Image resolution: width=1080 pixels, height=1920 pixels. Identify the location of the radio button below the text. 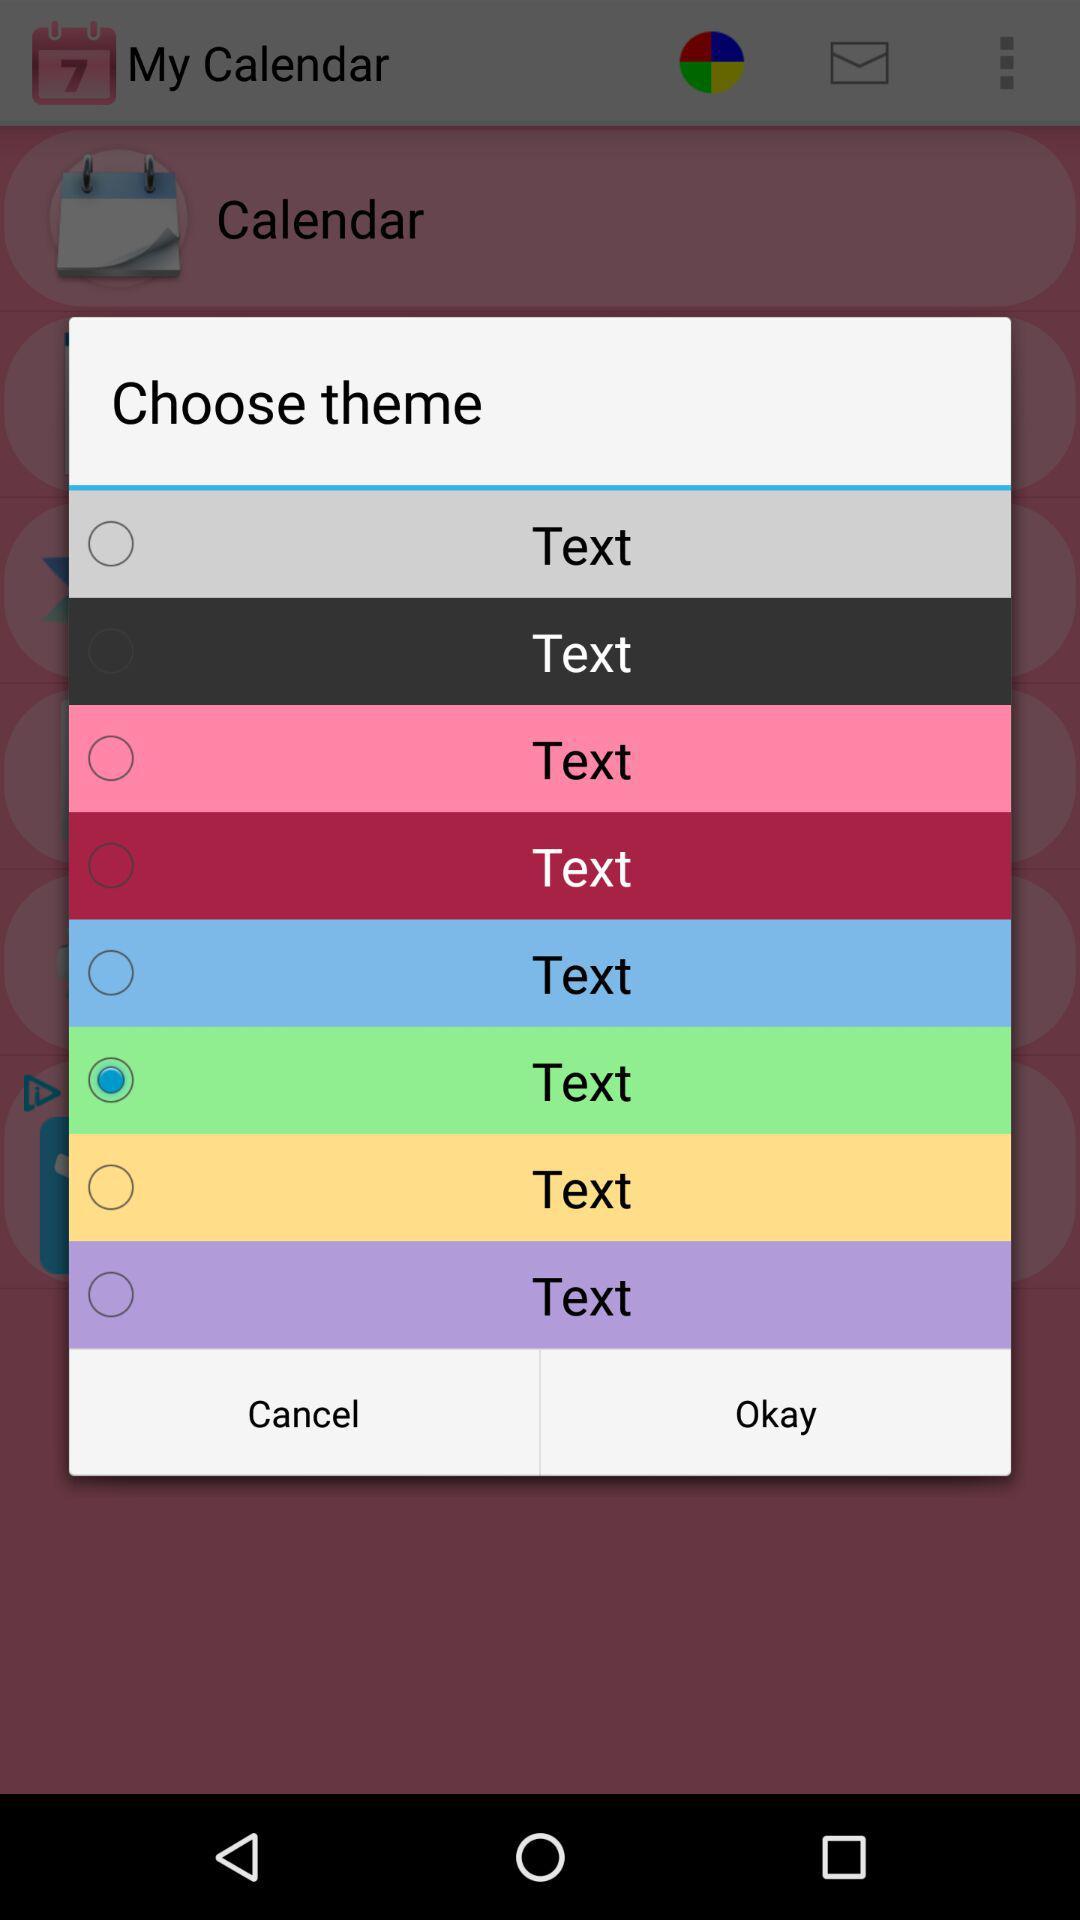
(774, 1411).